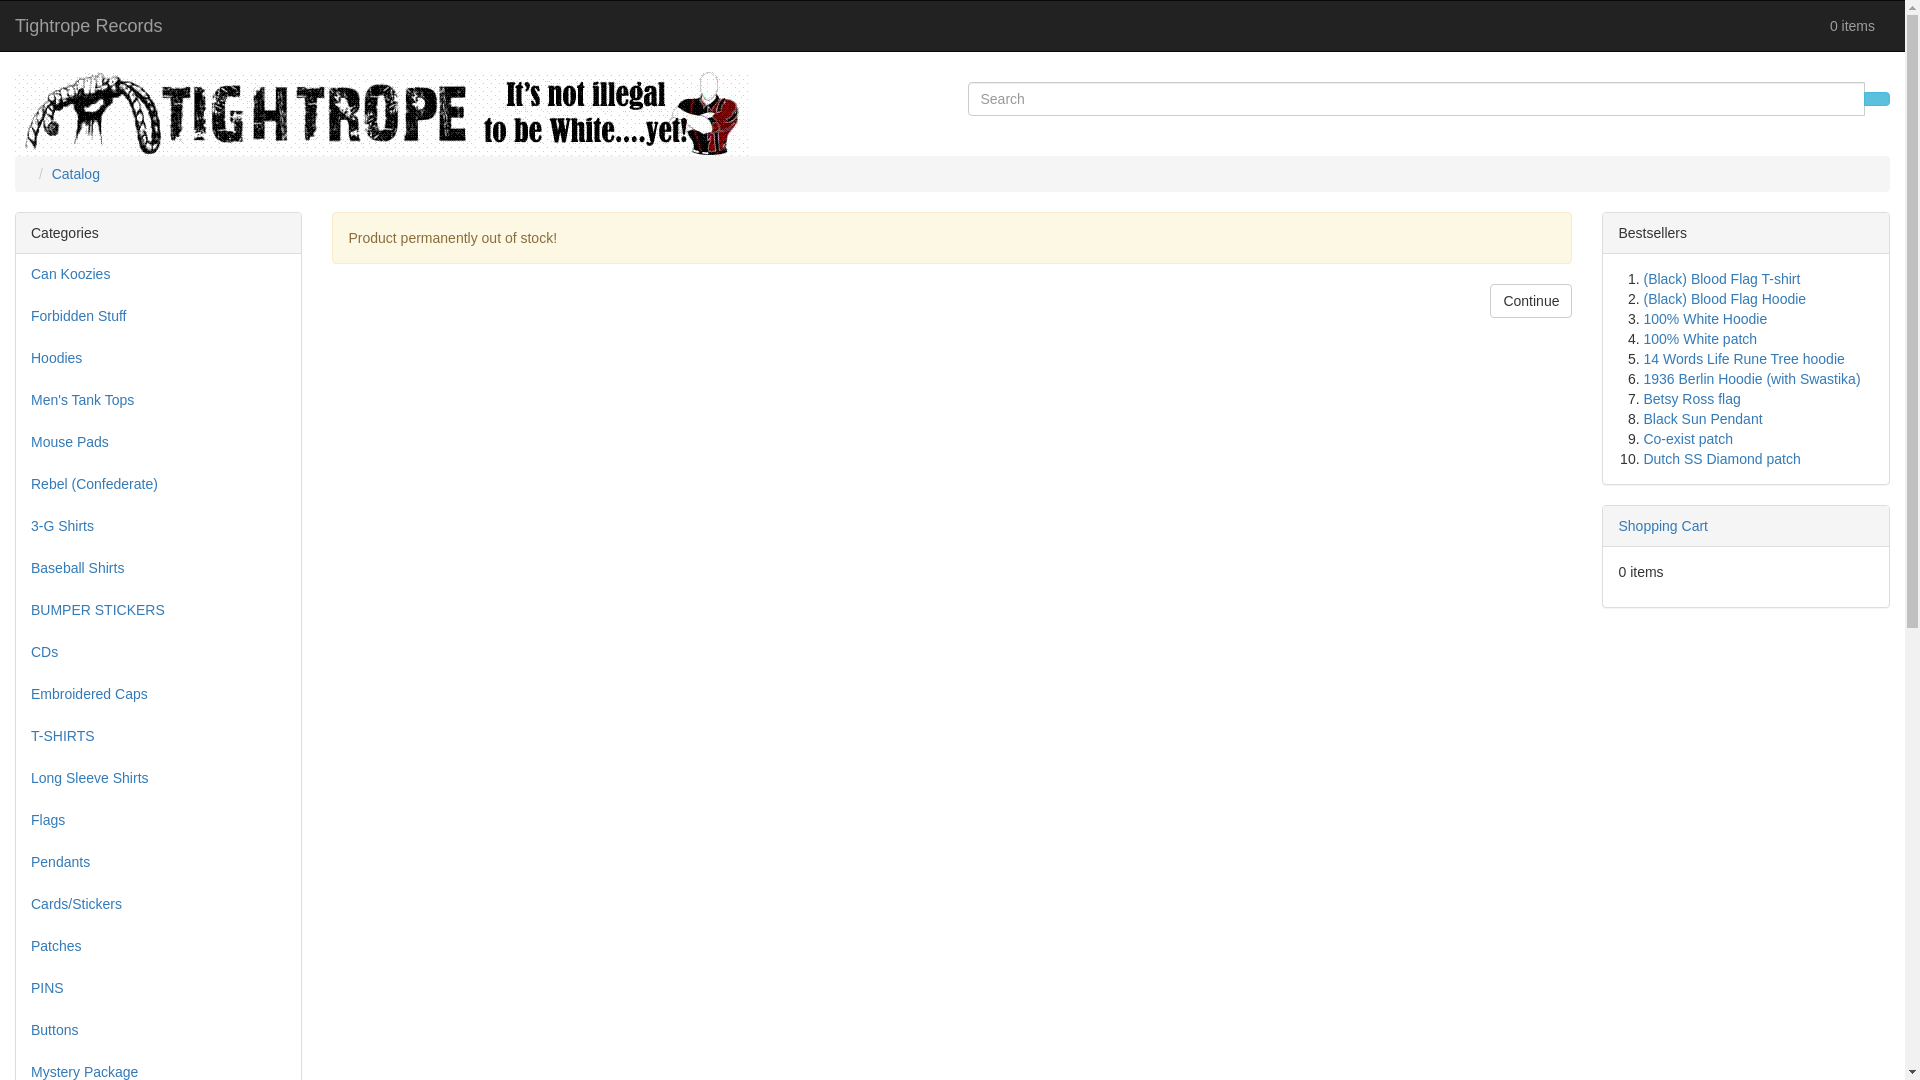 The image size is (1920, 1080). Describe the element at coordinates (157, 651) in the screenshot. I see `'CDs'` at that location.